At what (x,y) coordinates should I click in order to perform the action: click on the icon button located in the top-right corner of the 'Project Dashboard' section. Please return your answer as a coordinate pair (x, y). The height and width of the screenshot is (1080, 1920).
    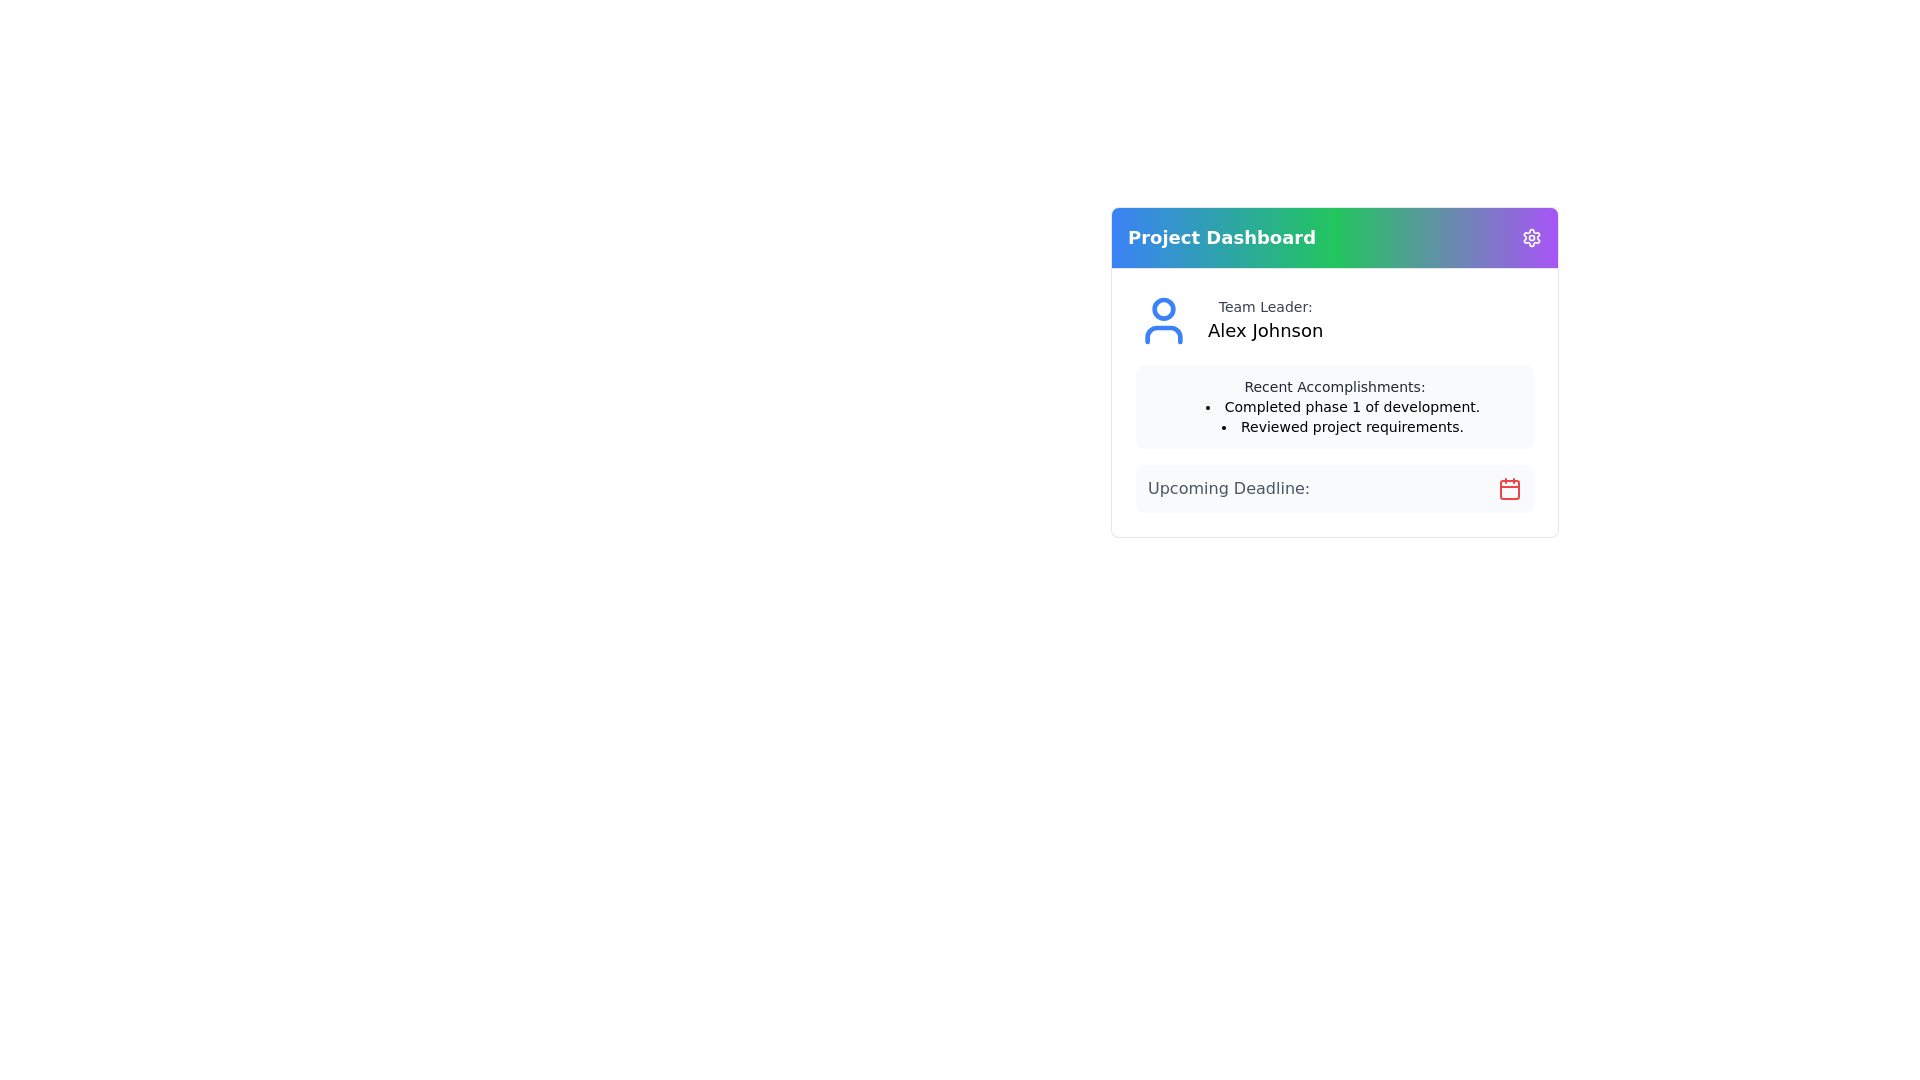
    Looking at the image, I should click on (1530, 237).